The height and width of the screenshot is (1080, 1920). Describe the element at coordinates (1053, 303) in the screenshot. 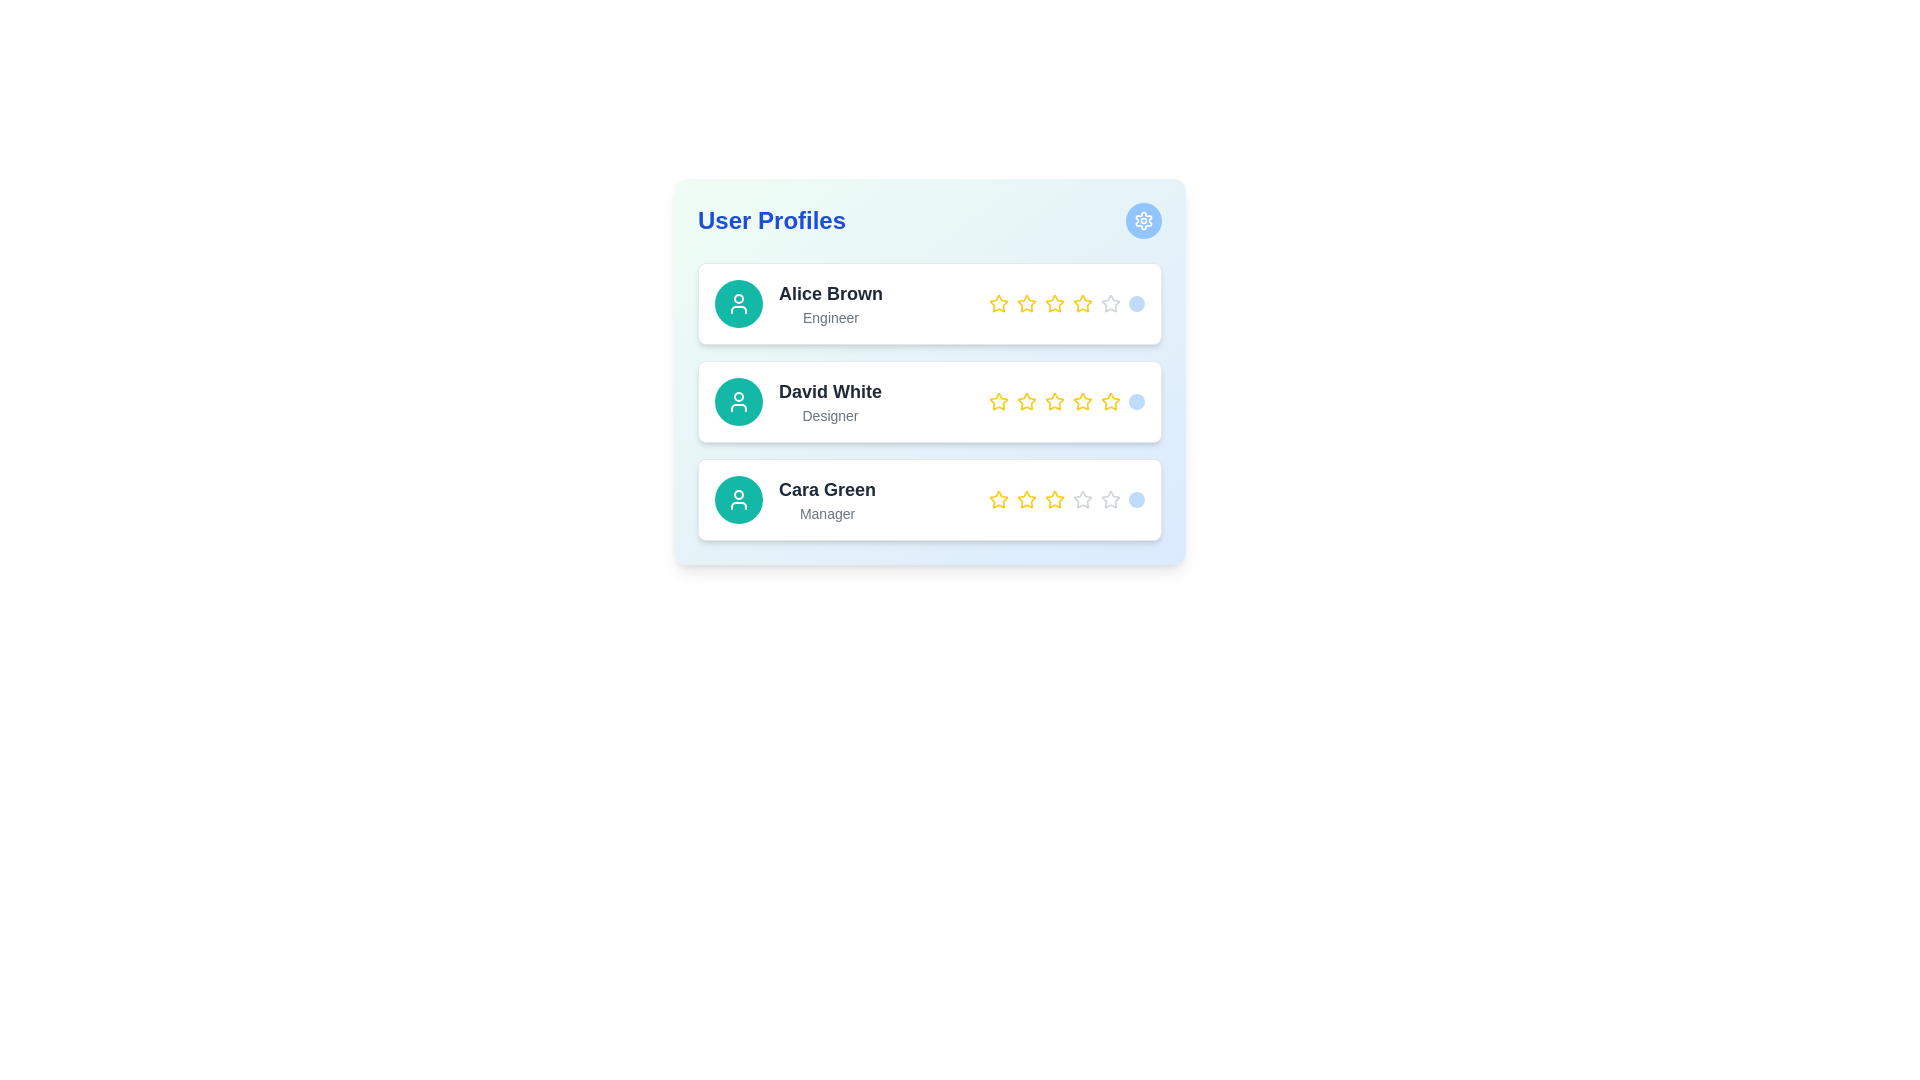

I see `the fourth selectable rating star for user 'Alice Brown'` at that location.